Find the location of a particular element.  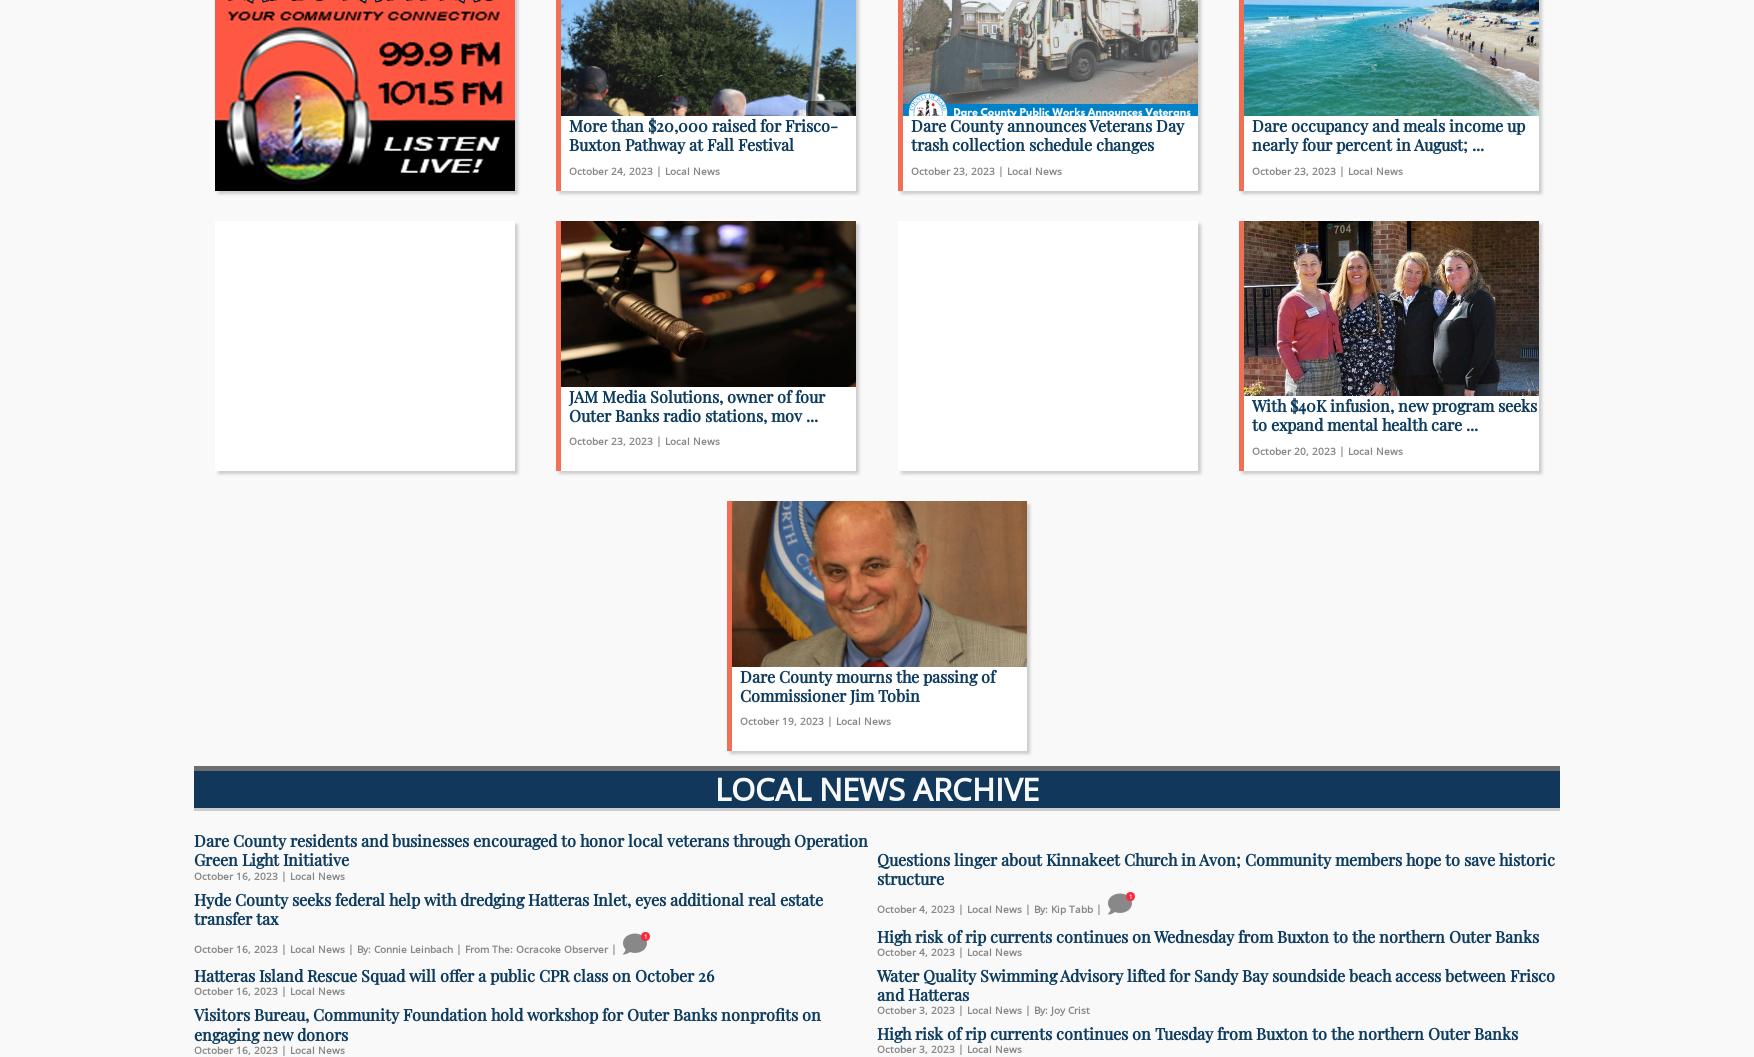

'Ocracoke Observer' is located at coordinates (561, 948).